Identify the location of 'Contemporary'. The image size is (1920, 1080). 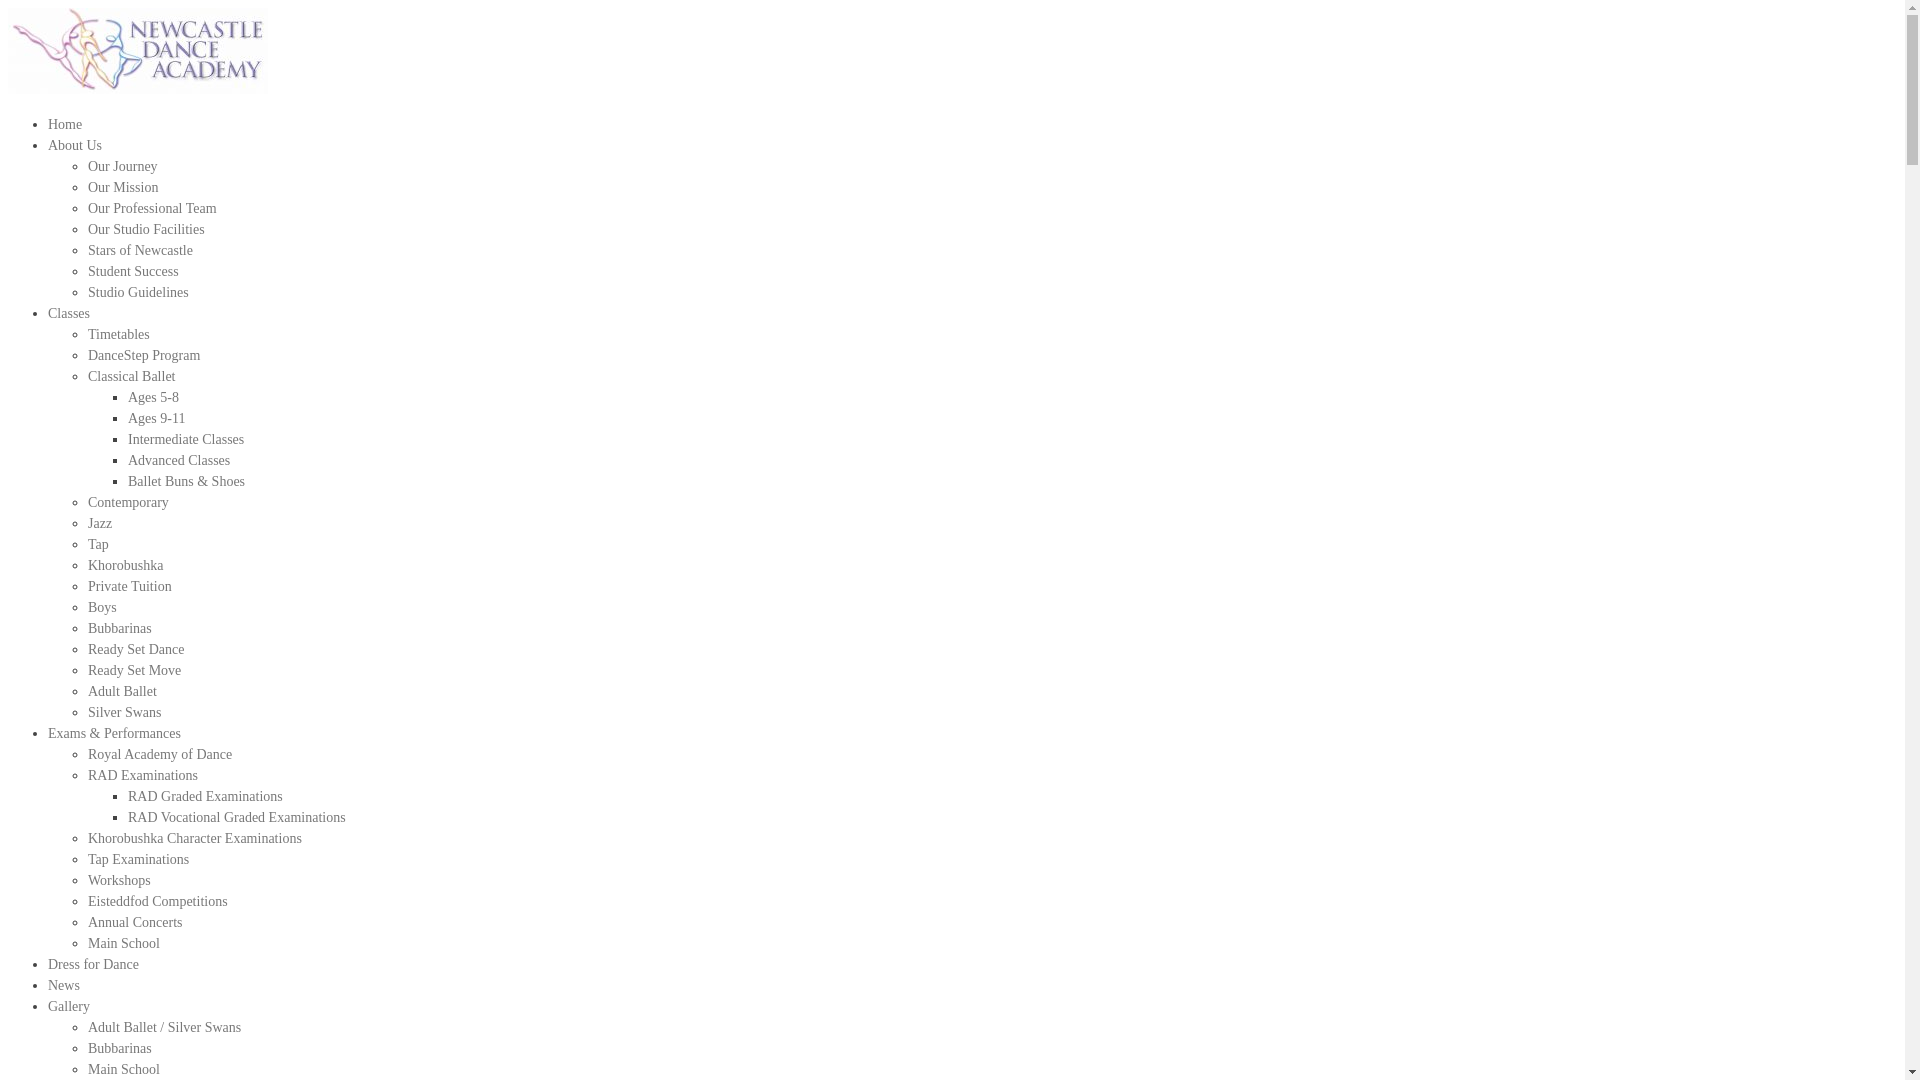
(127, 501).